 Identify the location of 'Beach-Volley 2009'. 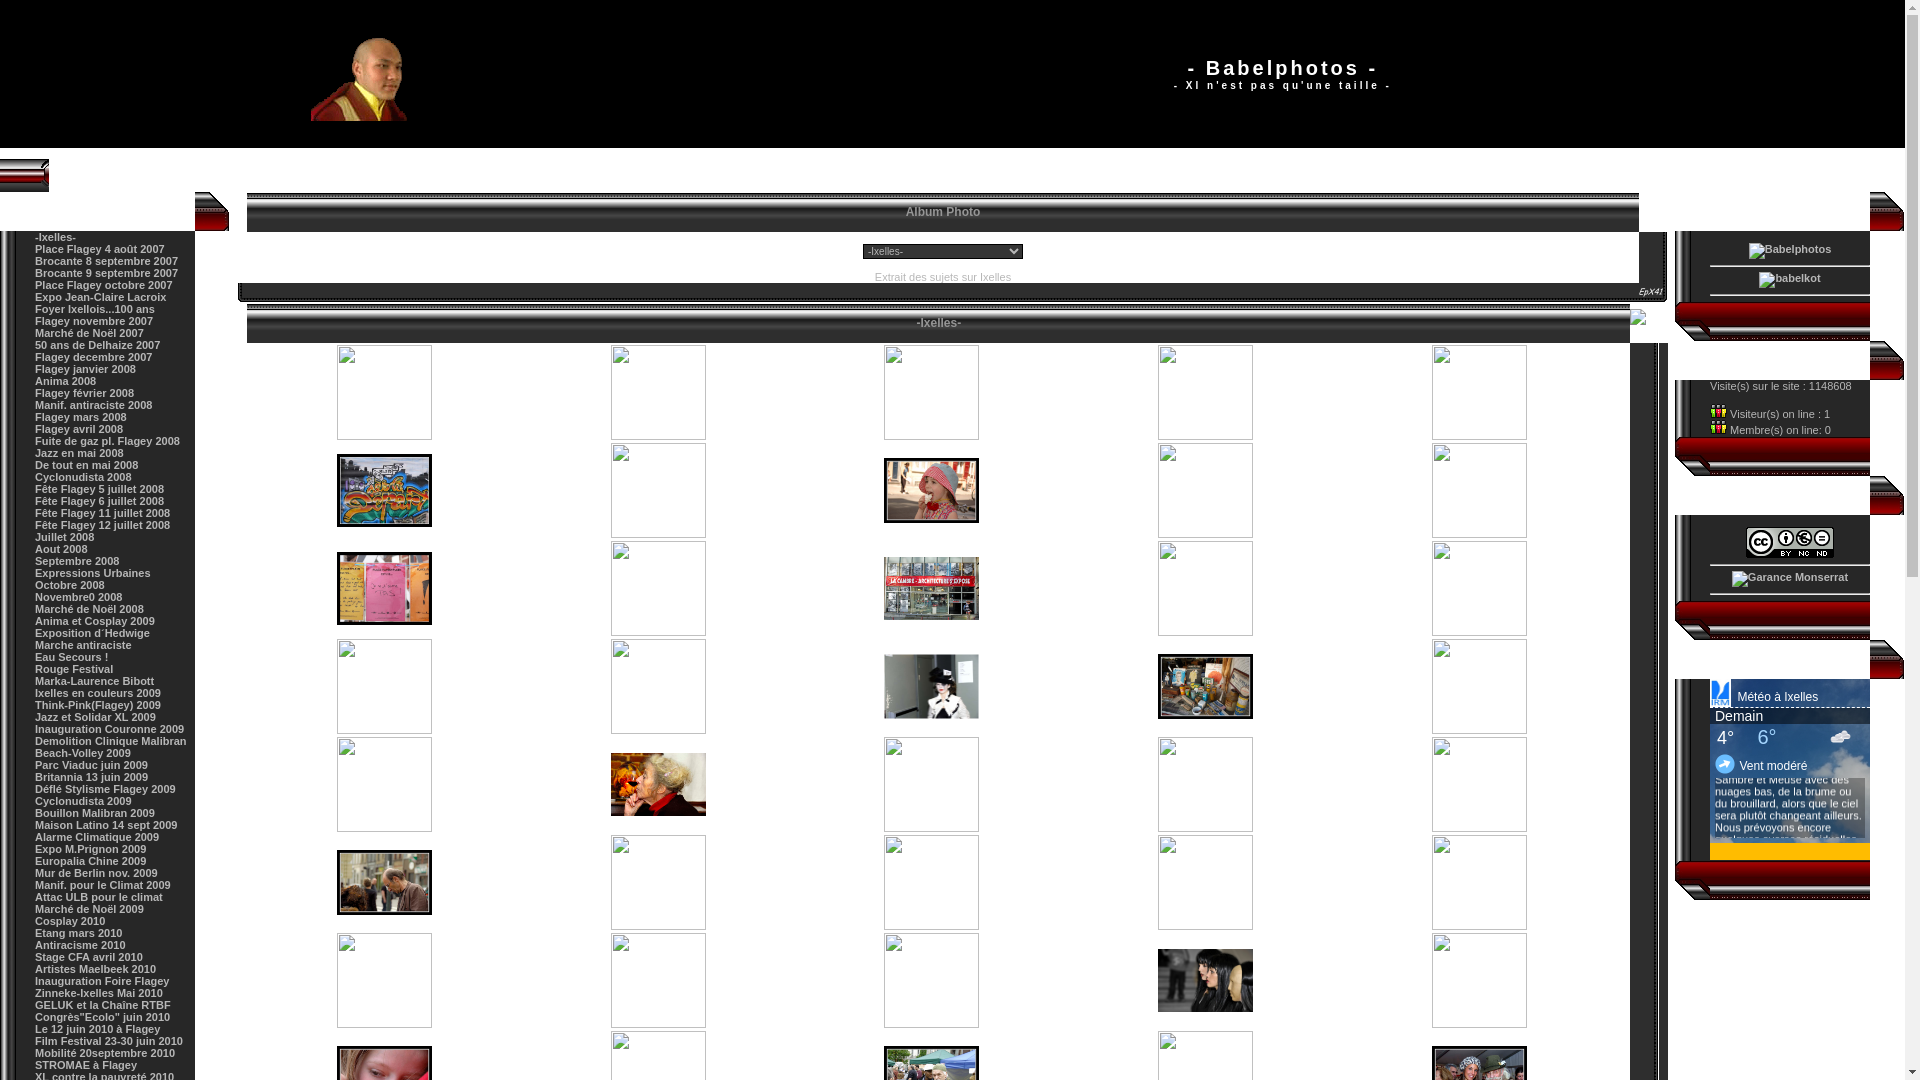
(81, 752).